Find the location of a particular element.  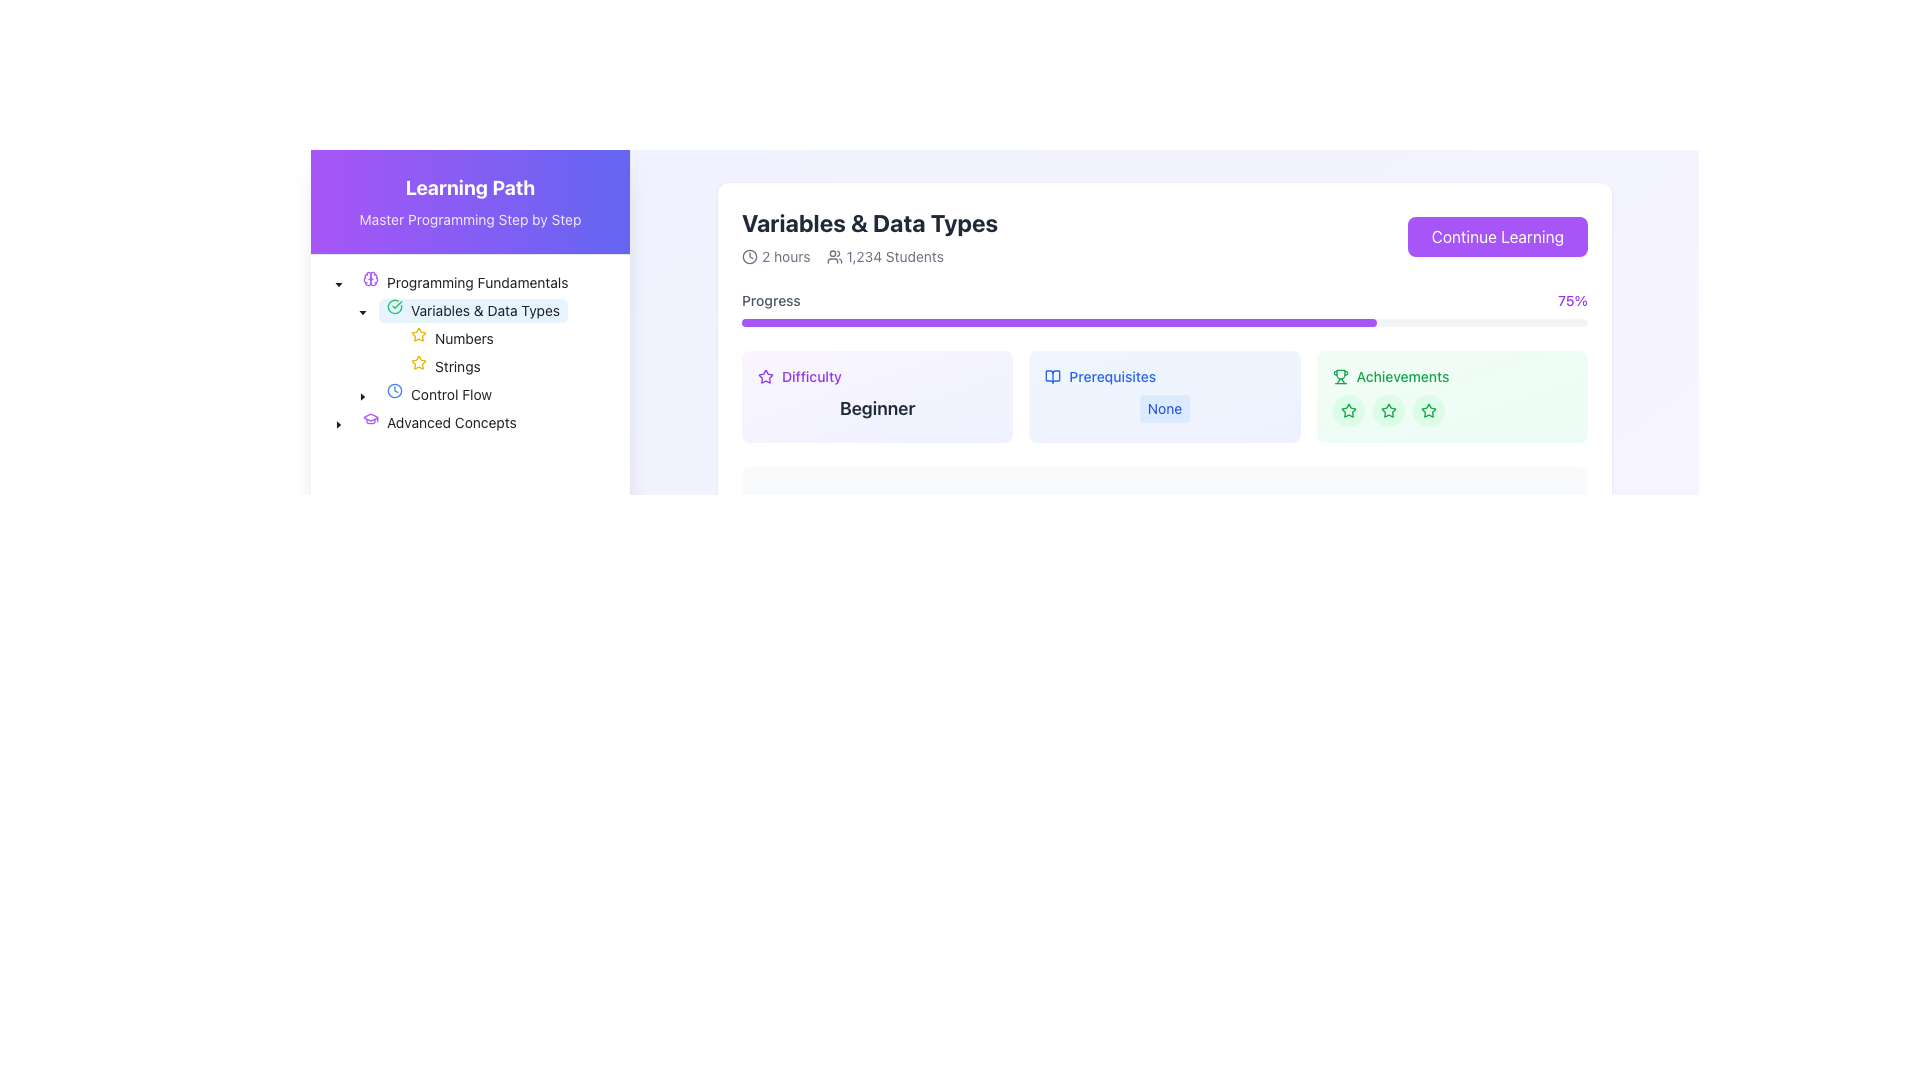

the third circular achievement icon located in the 'Achievements' section on the right side of the interface is located at coordinates (1427, 410).